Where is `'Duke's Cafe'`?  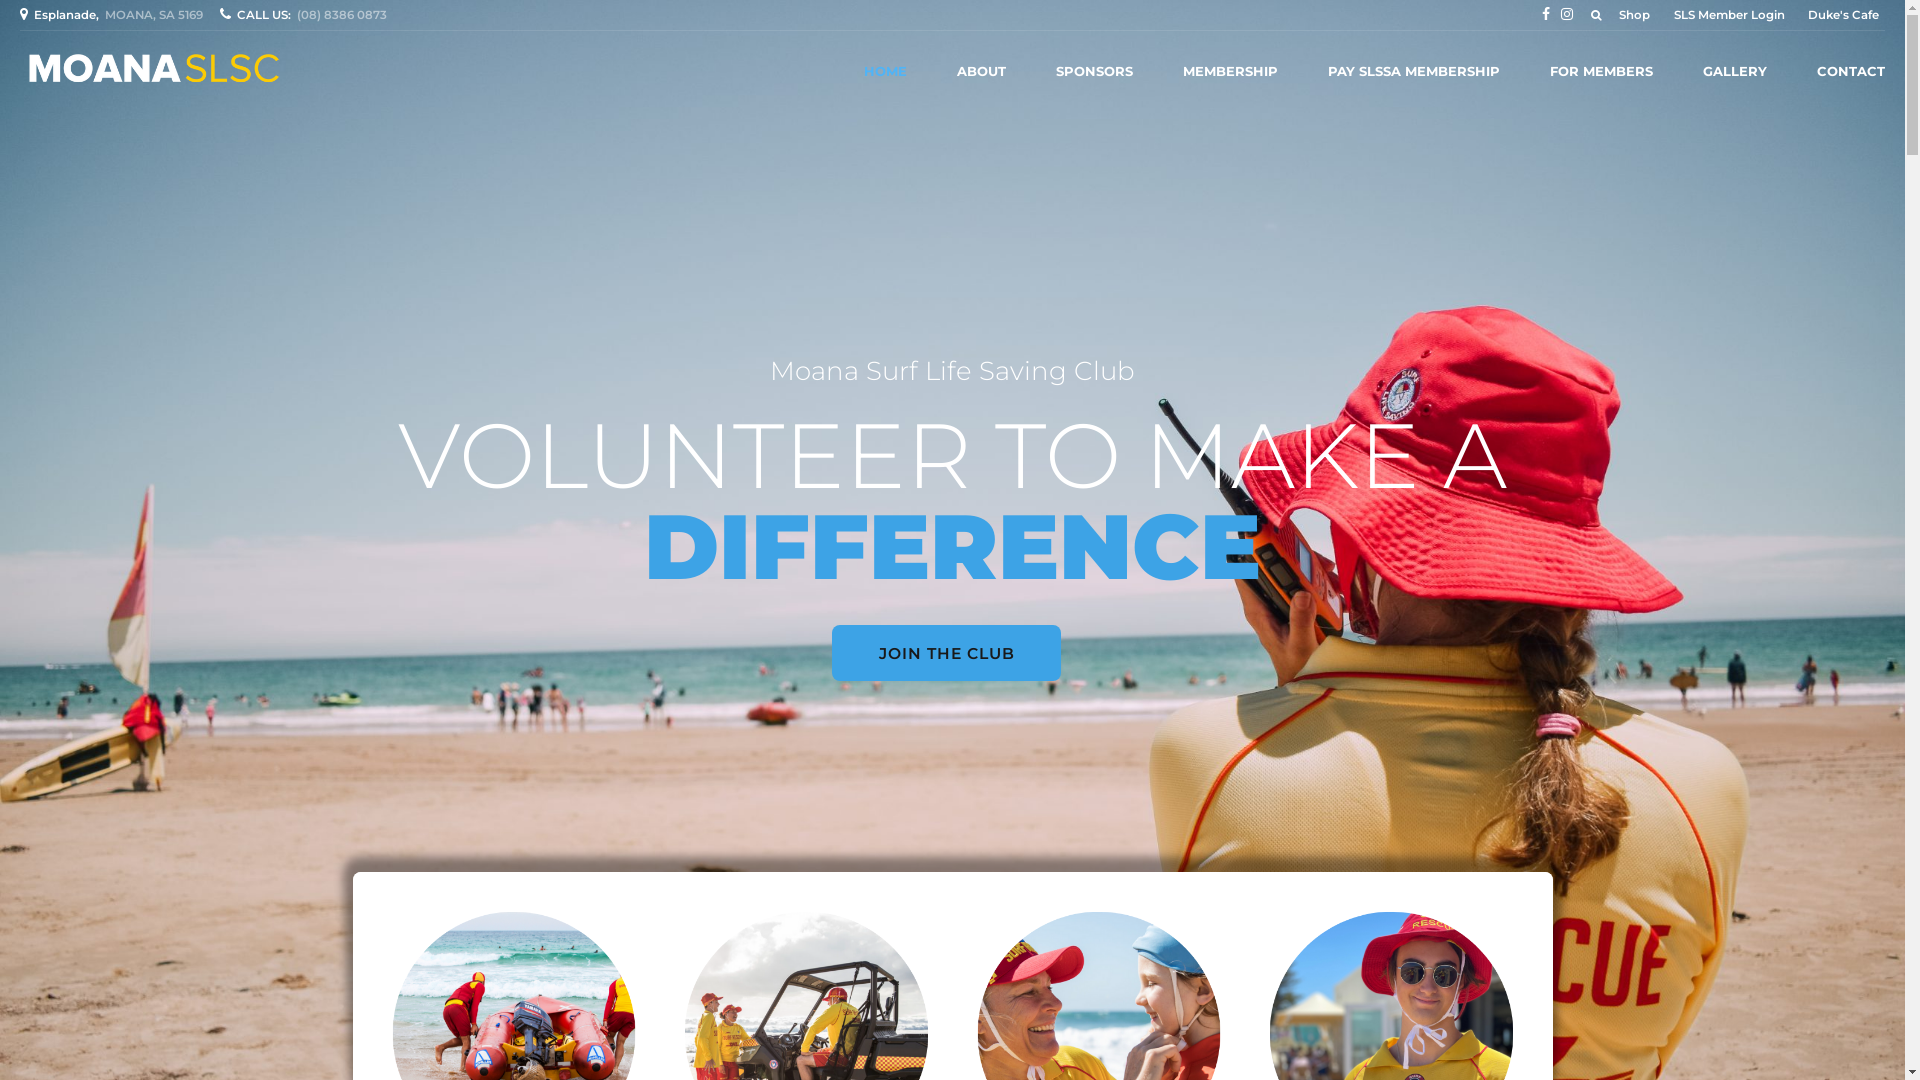
'Duke's Cafe' is located at coordinates (1842, 15).